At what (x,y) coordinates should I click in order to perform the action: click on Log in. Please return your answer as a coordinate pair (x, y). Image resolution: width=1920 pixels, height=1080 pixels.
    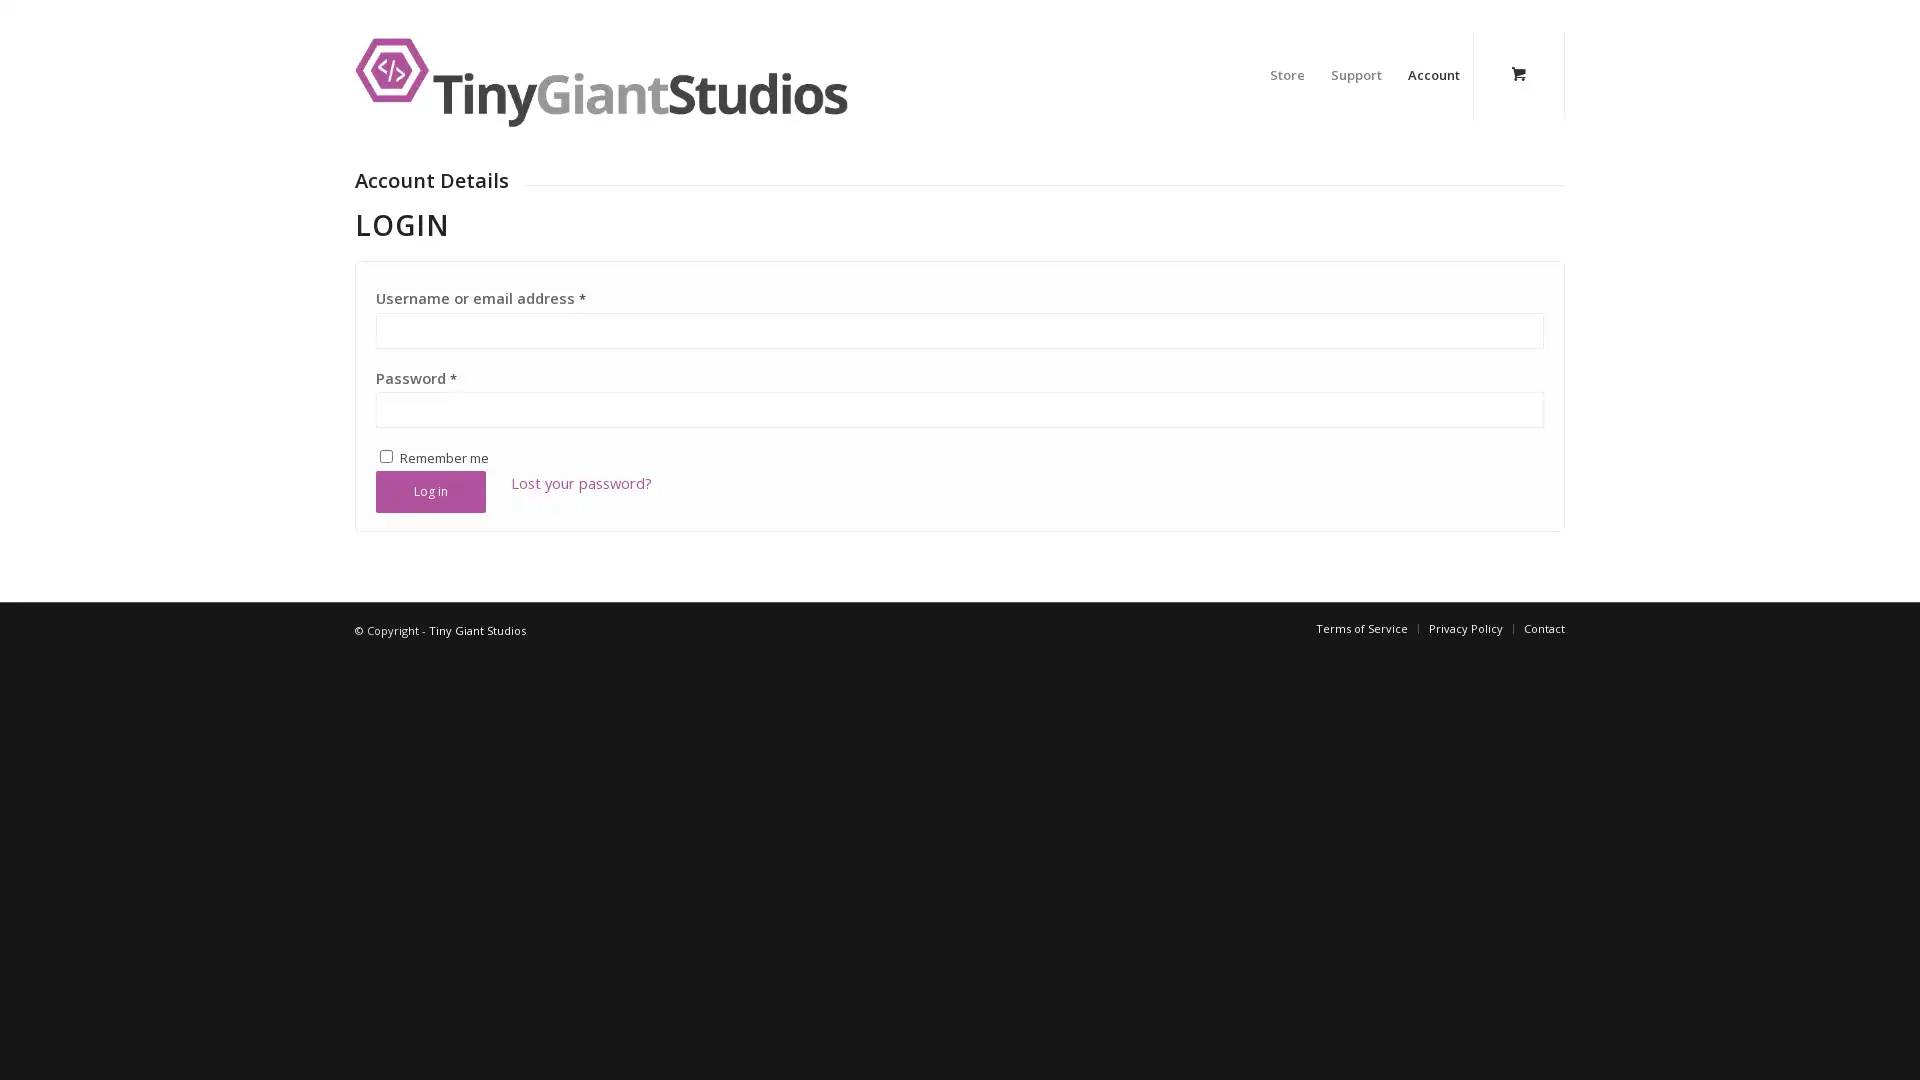
    Looking at the image, I should click on (430, 731).